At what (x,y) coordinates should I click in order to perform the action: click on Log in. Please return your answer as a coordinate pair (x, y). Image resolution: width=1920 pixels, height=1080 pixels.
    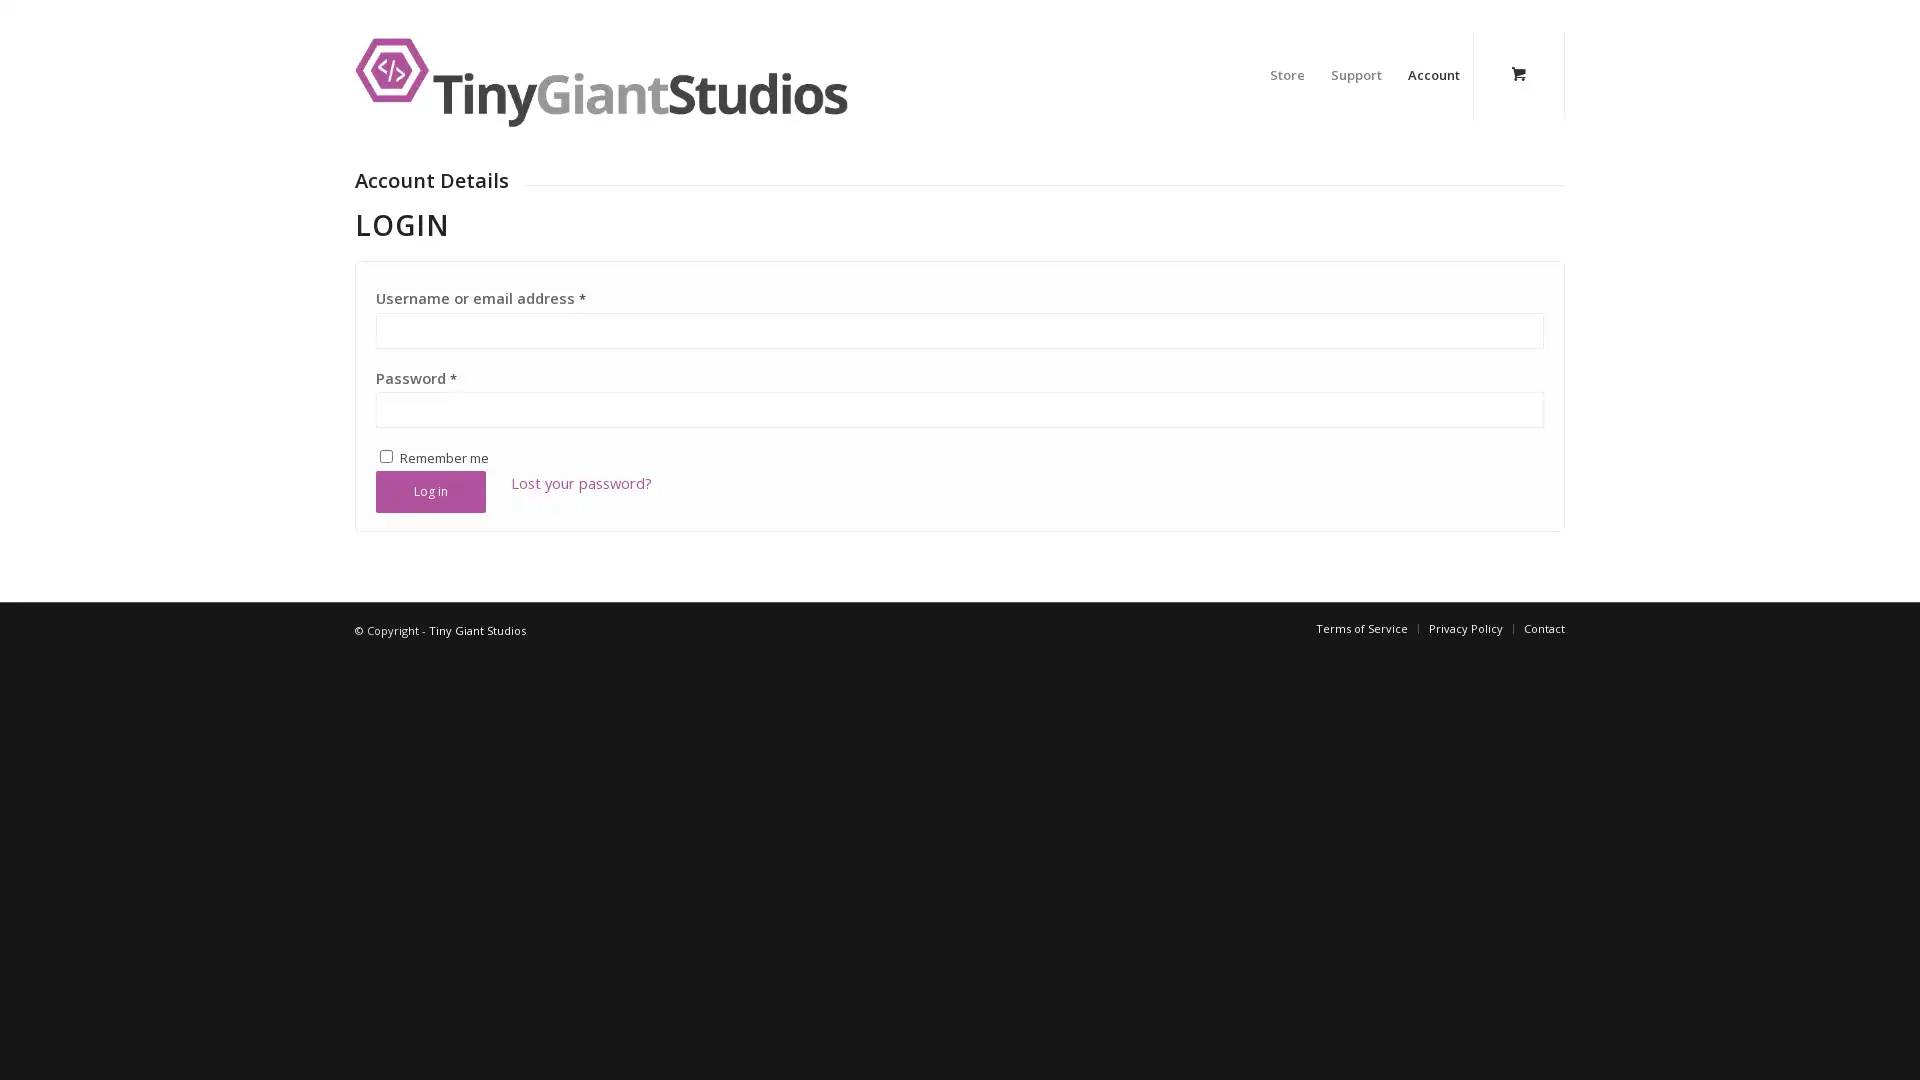
    Looking at the image, I should click on (430, 731).